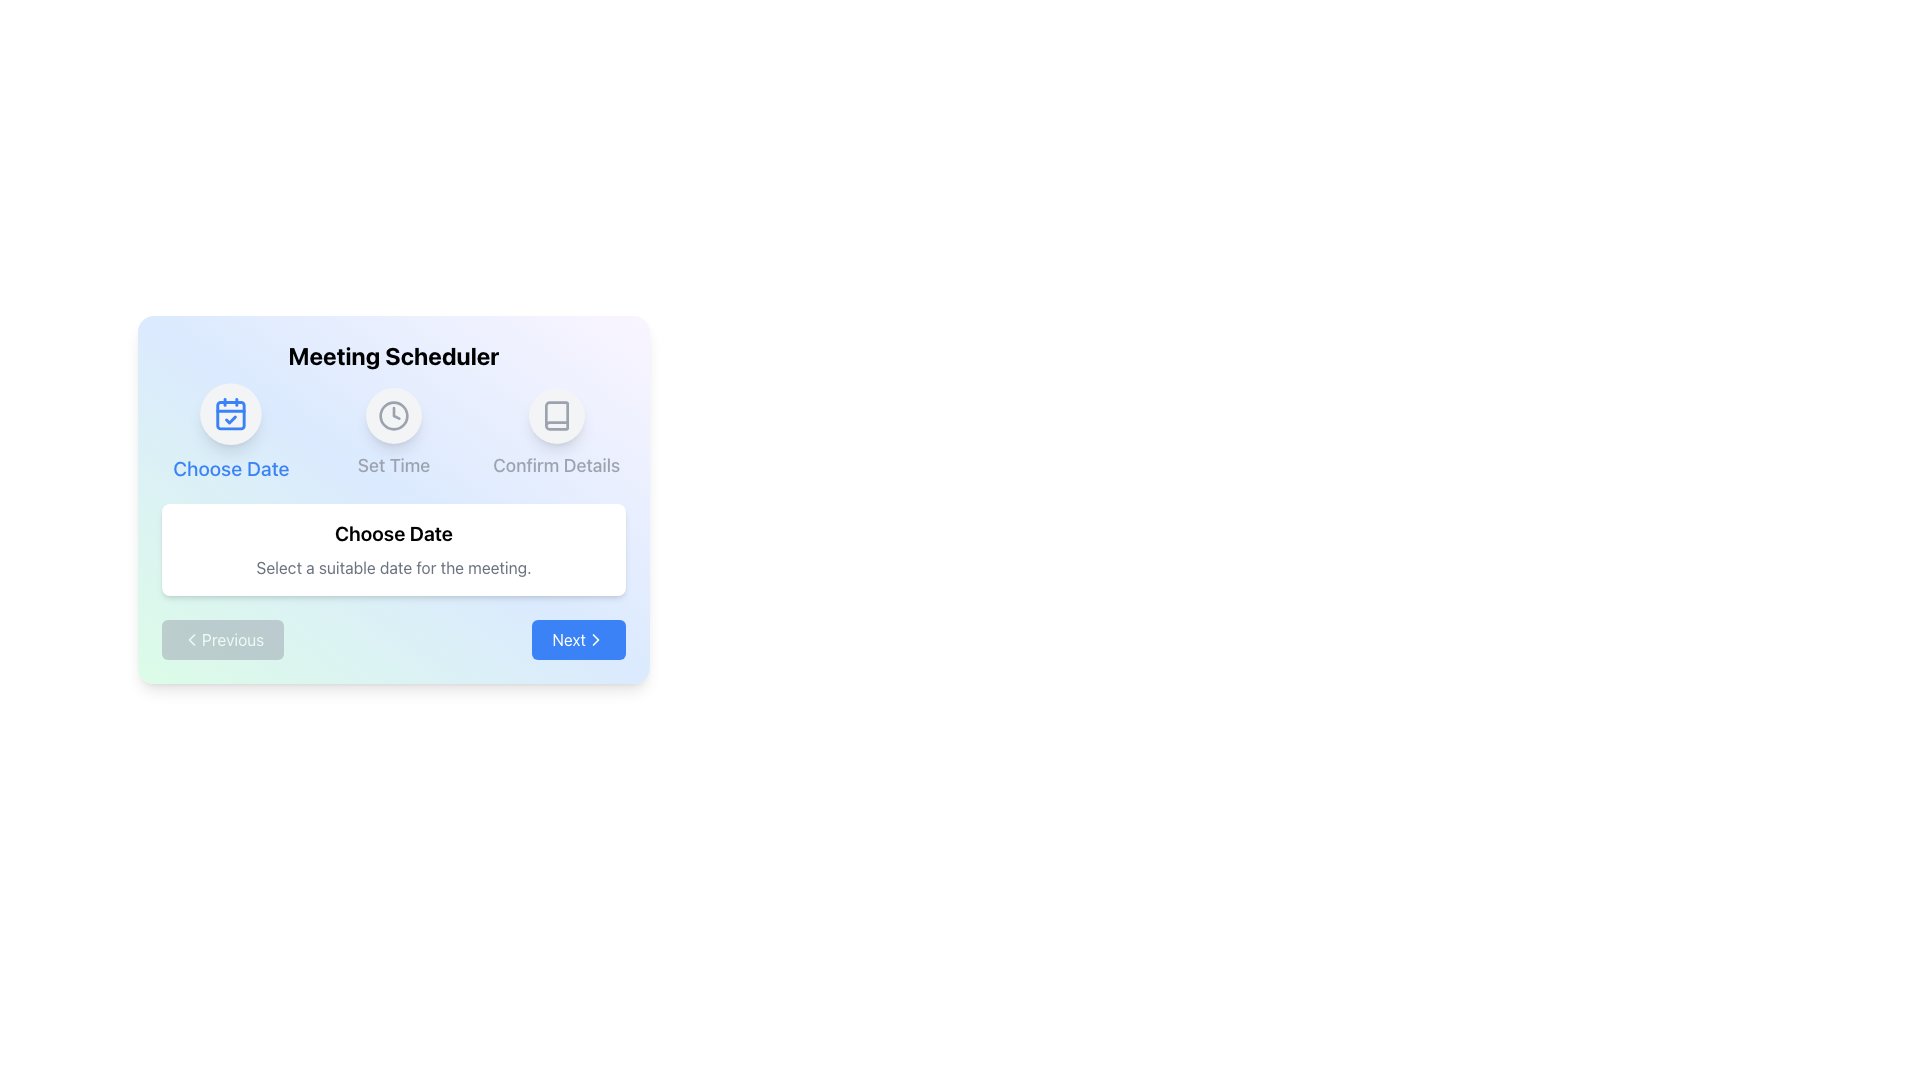 The image size is (1920, 1080). Describe the element at coordinates (393, 415) in the screenshot. I see `the innermost circular part of the clock icon, which visually contributes to the representation of a clock under the 'Set Time' label` at that location.